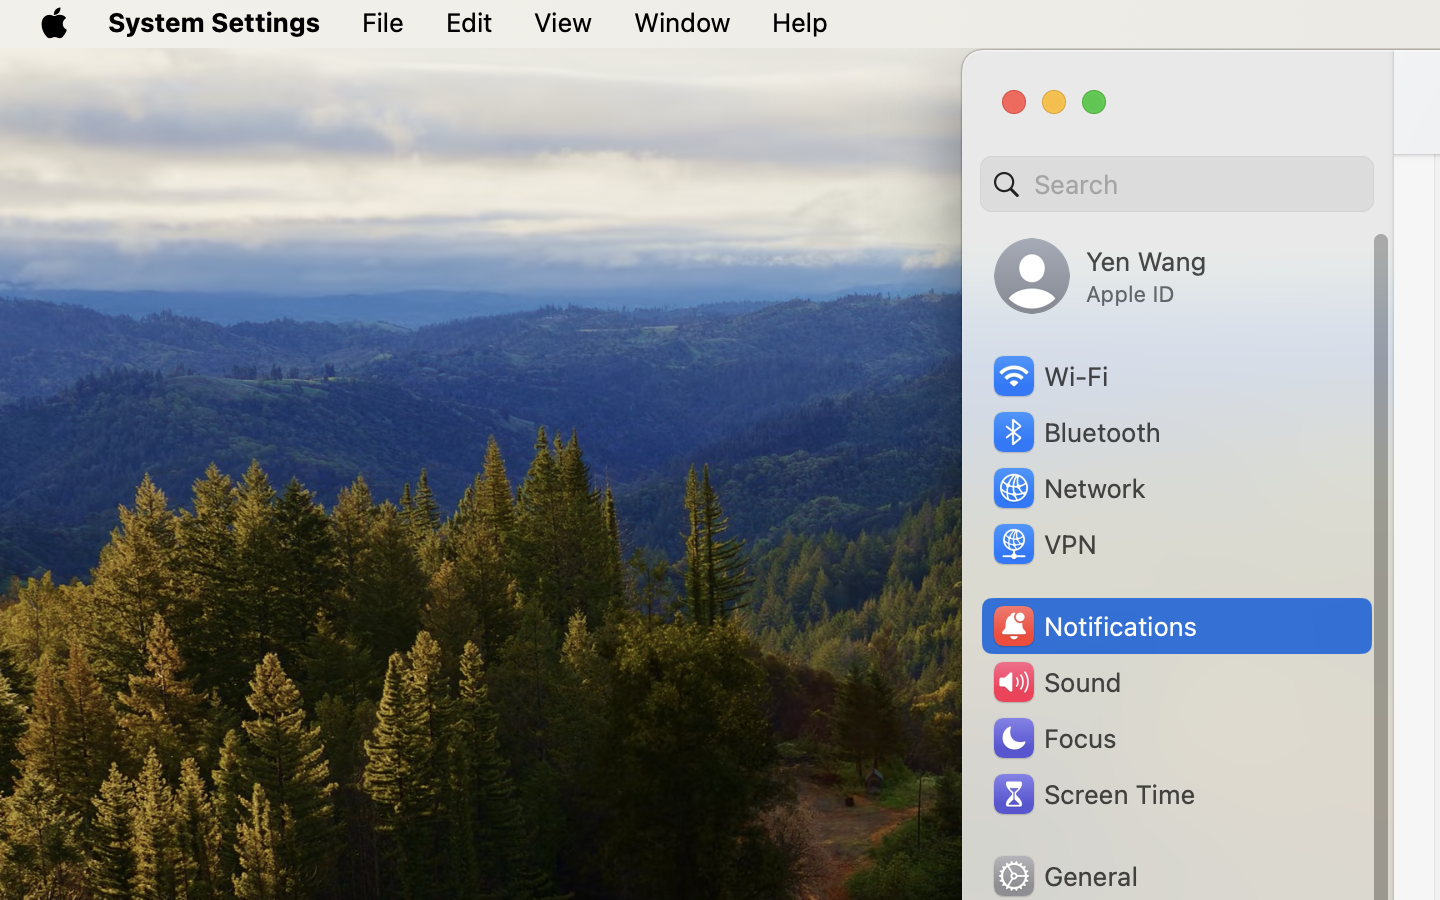 This screenshot has width=1440, height=900. What do you see at coordinates (1052, 737) in the screenshot?
I see `'Focus'` at bounding box center [1052, 737].